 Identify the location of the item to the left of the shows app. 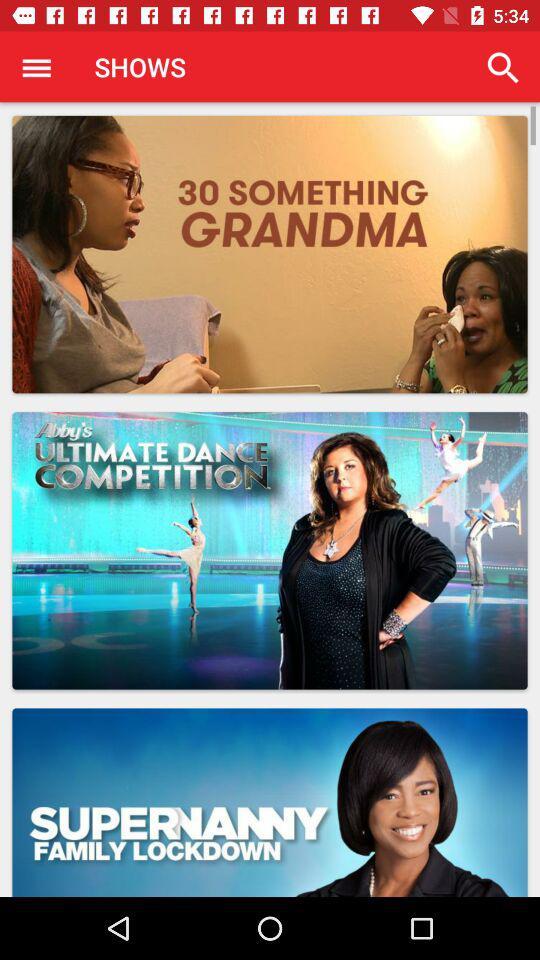
(36, 67).